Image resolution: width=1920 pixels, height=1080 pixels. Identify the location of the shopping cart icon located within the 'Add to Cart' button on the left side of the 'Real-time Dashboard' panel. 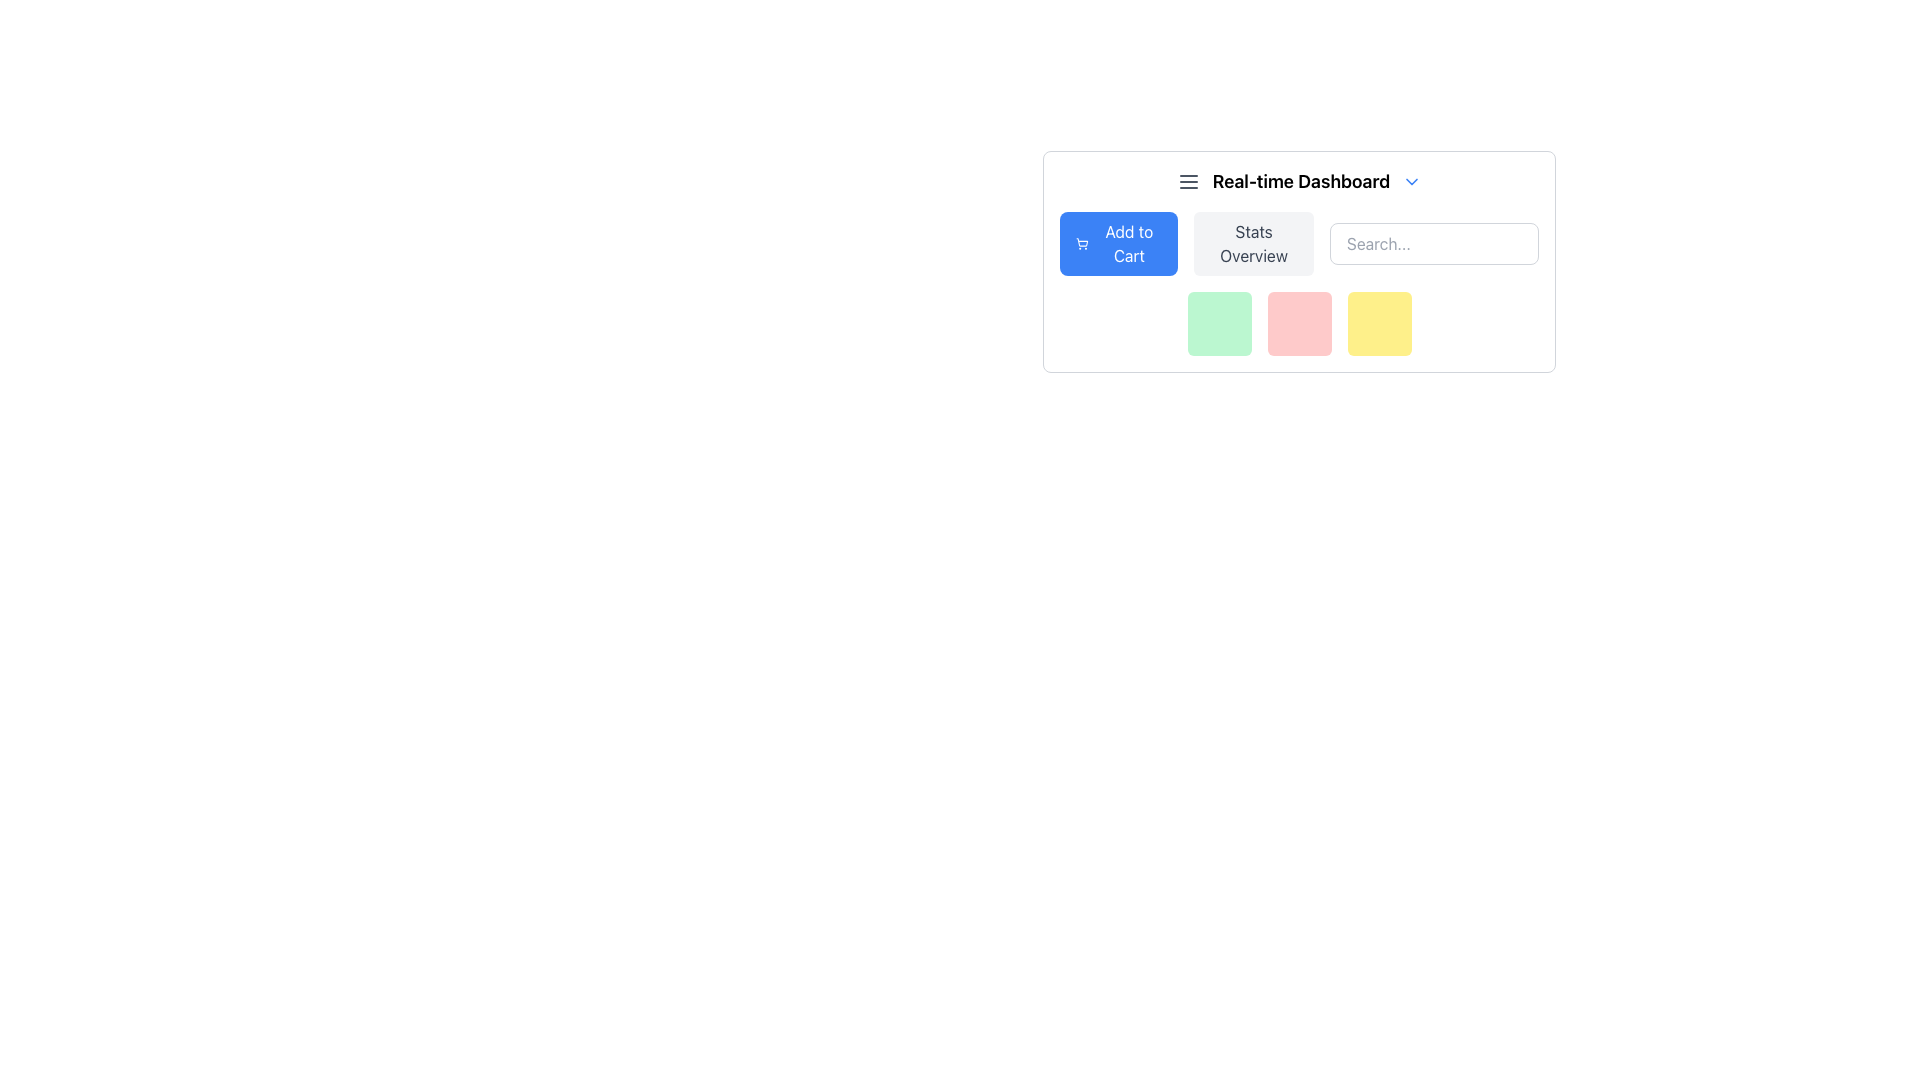
(1081, 242).